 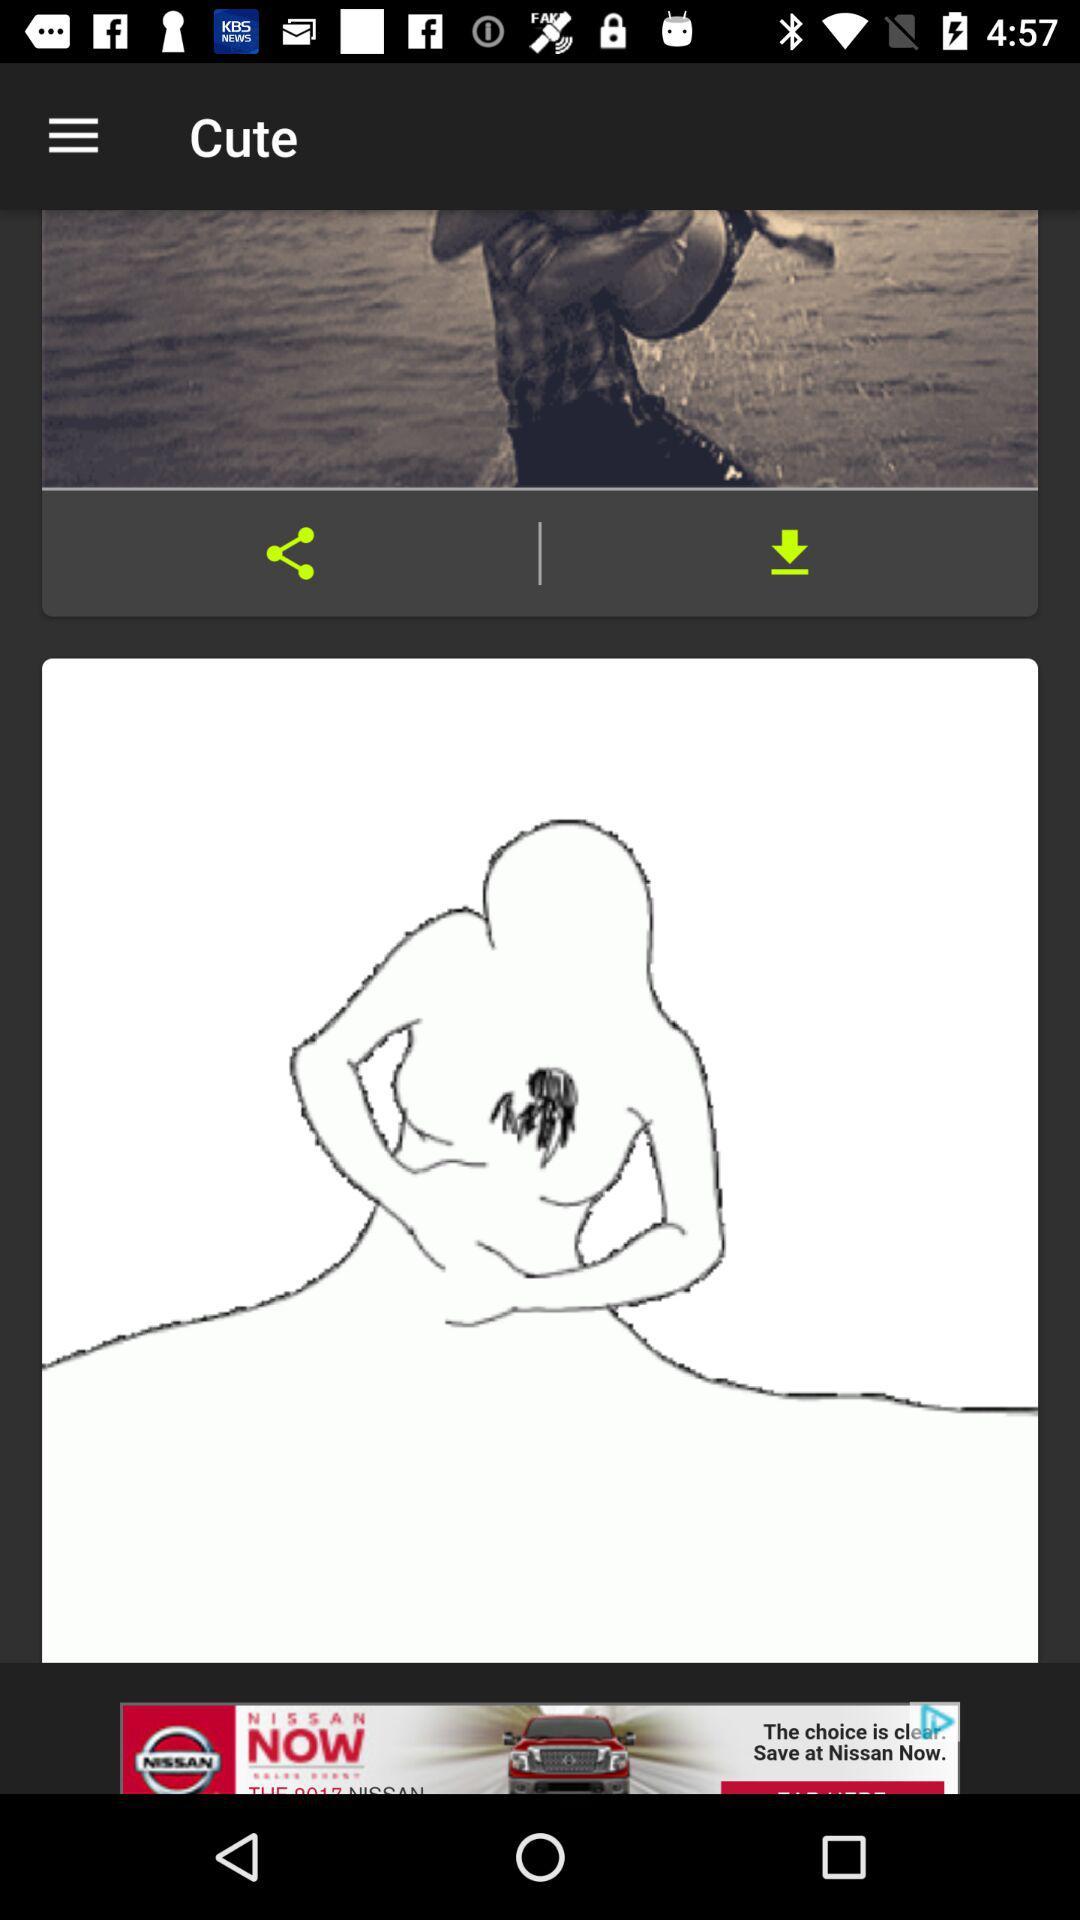 What do you see at coordinates (789, 553) in the screenshot?
I see `download button` at bounding box center [789, 553].